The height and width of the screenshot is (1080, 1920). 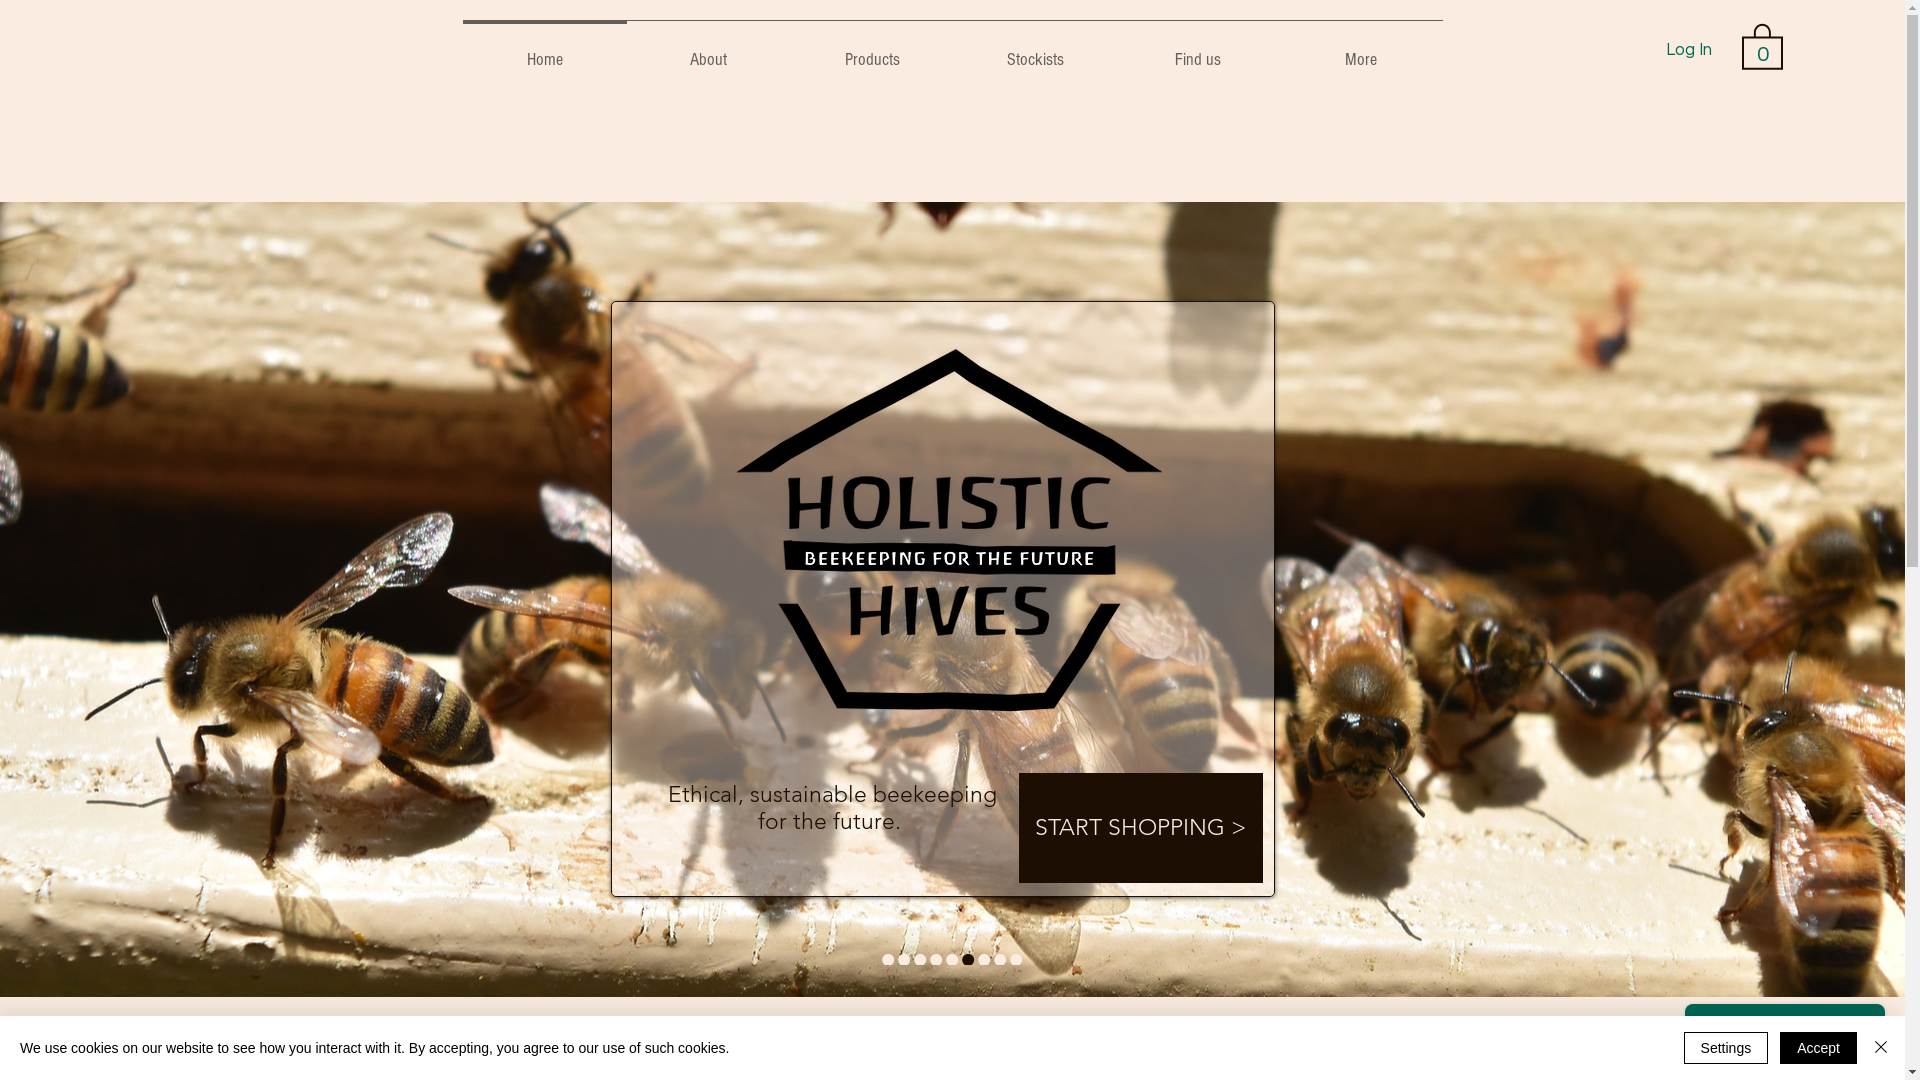 I want to click on 'Find us', so click(x=1197, y=49).